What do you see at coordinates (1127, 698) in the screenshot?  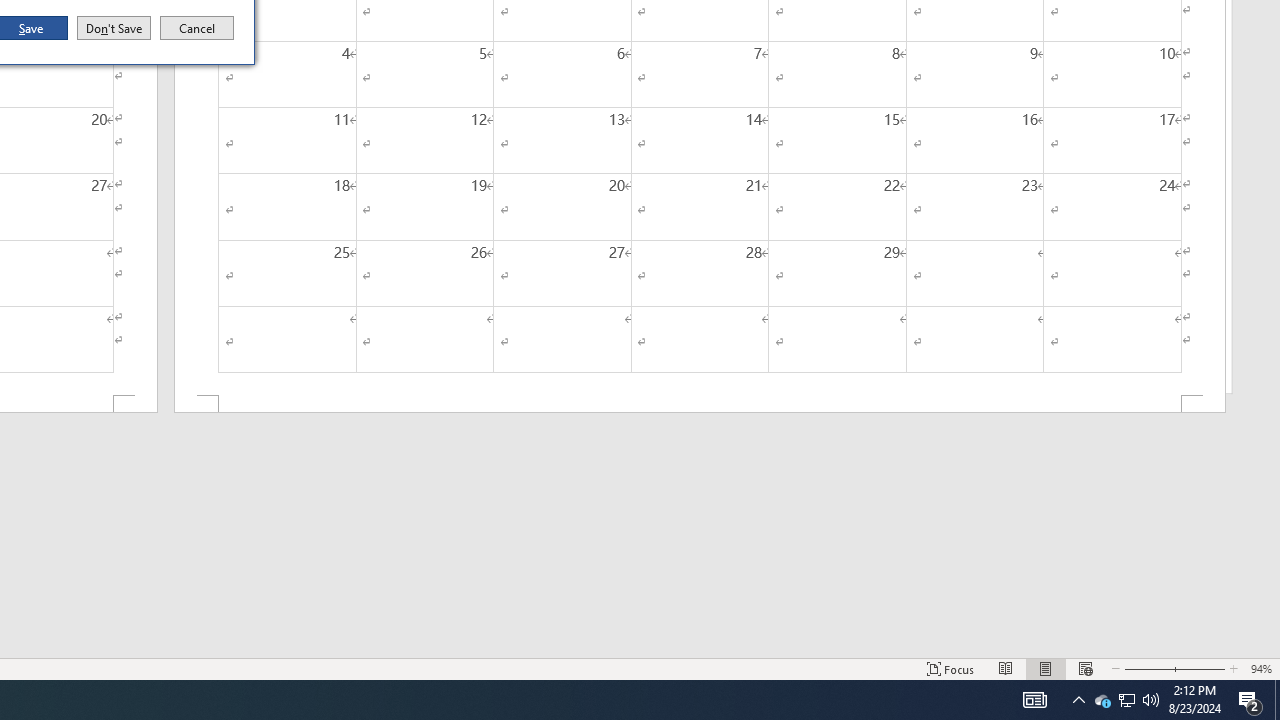 I see `'User Promoted Notification Area'` at bounding box center [1127, 698].